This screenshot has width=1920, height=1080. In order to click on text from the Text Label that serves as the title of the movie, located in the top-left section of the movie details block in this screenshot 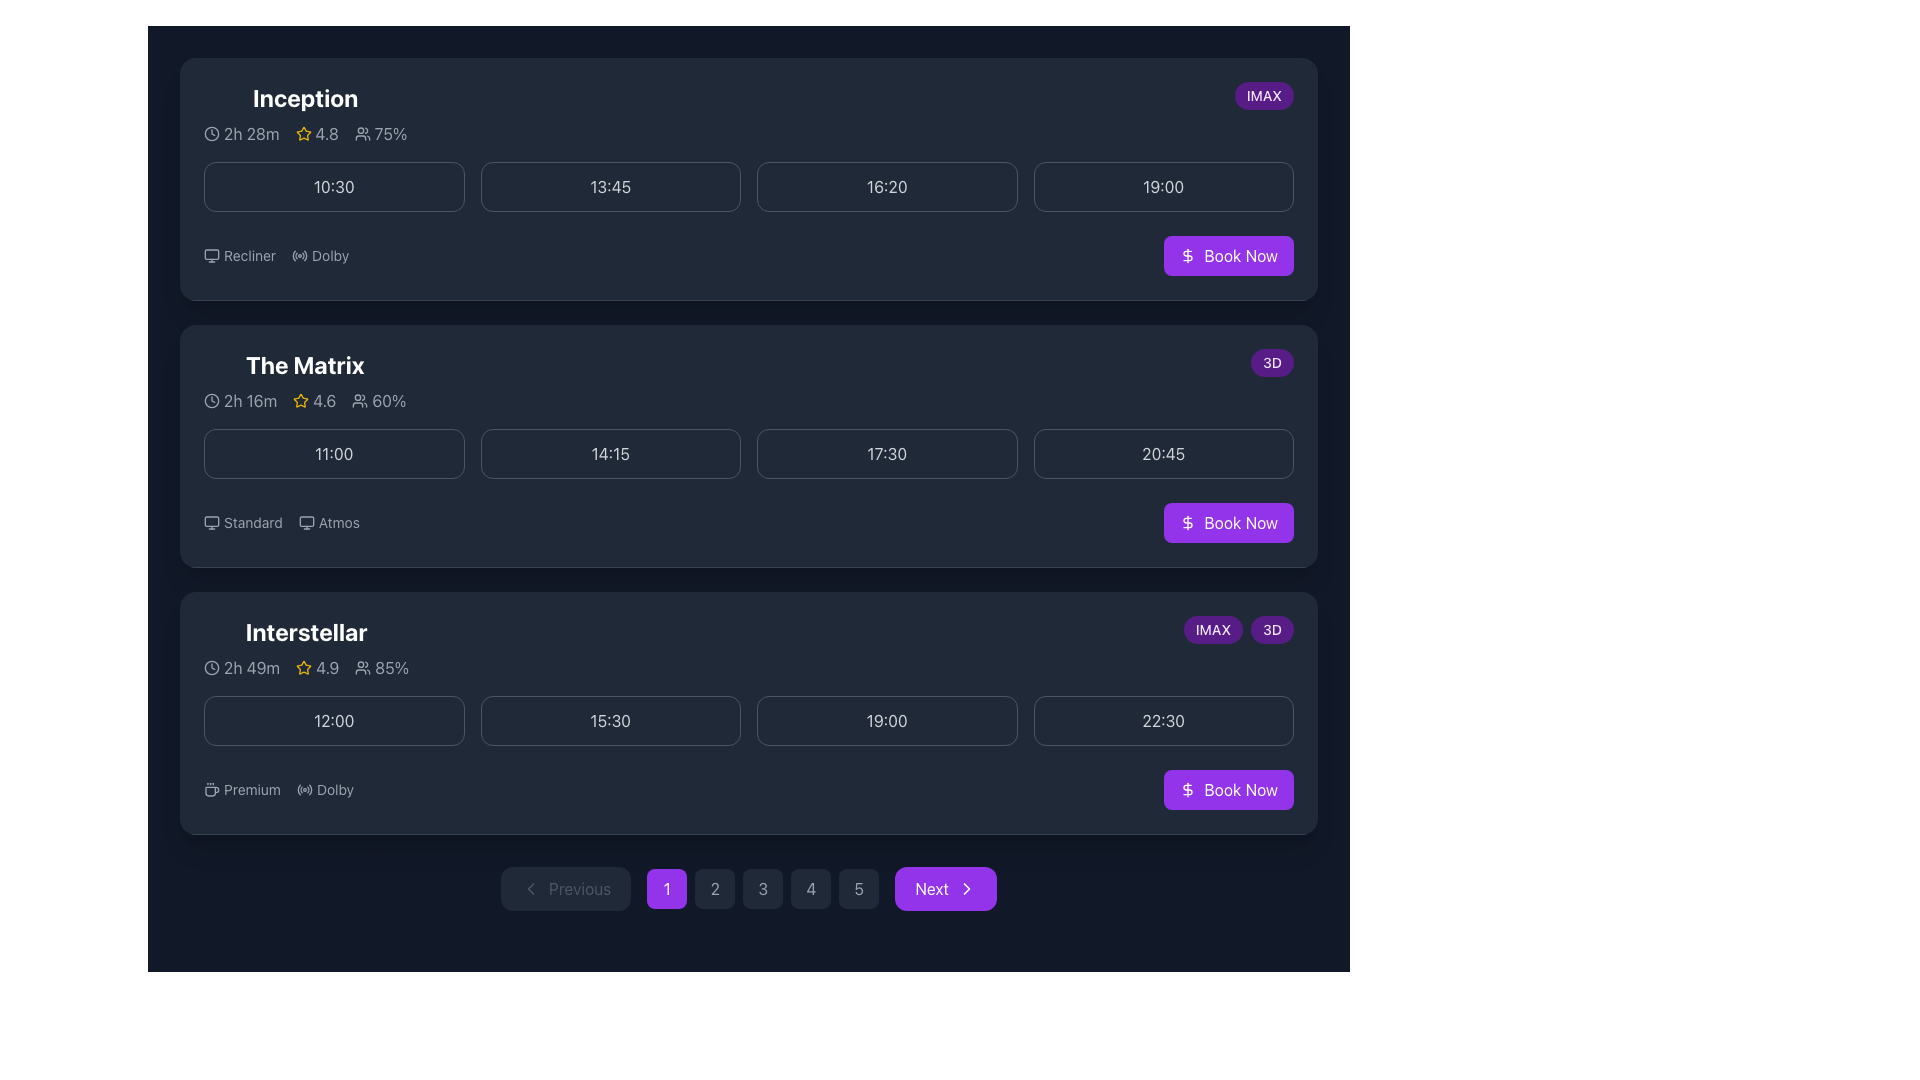, I will do `click(305, 632)`.